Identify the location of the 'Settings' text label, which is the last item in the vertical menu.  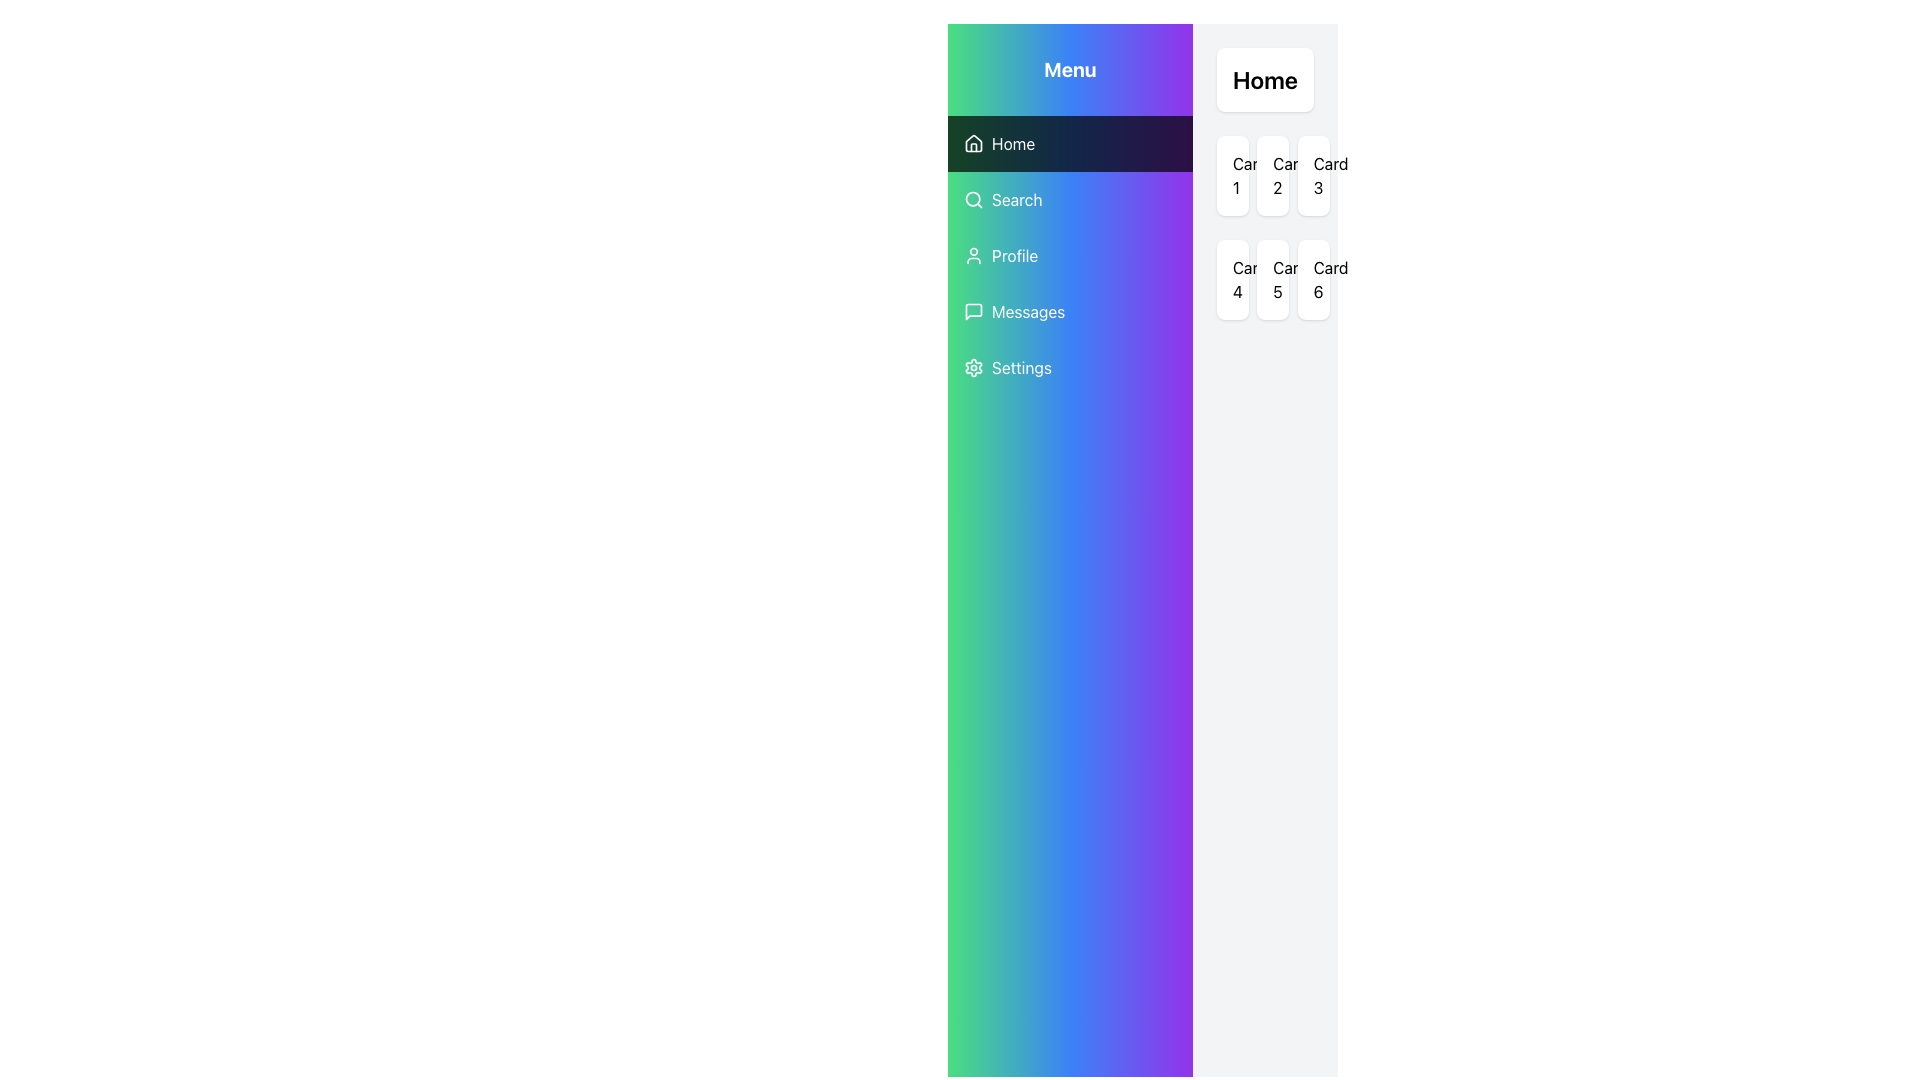
(1022, 367).